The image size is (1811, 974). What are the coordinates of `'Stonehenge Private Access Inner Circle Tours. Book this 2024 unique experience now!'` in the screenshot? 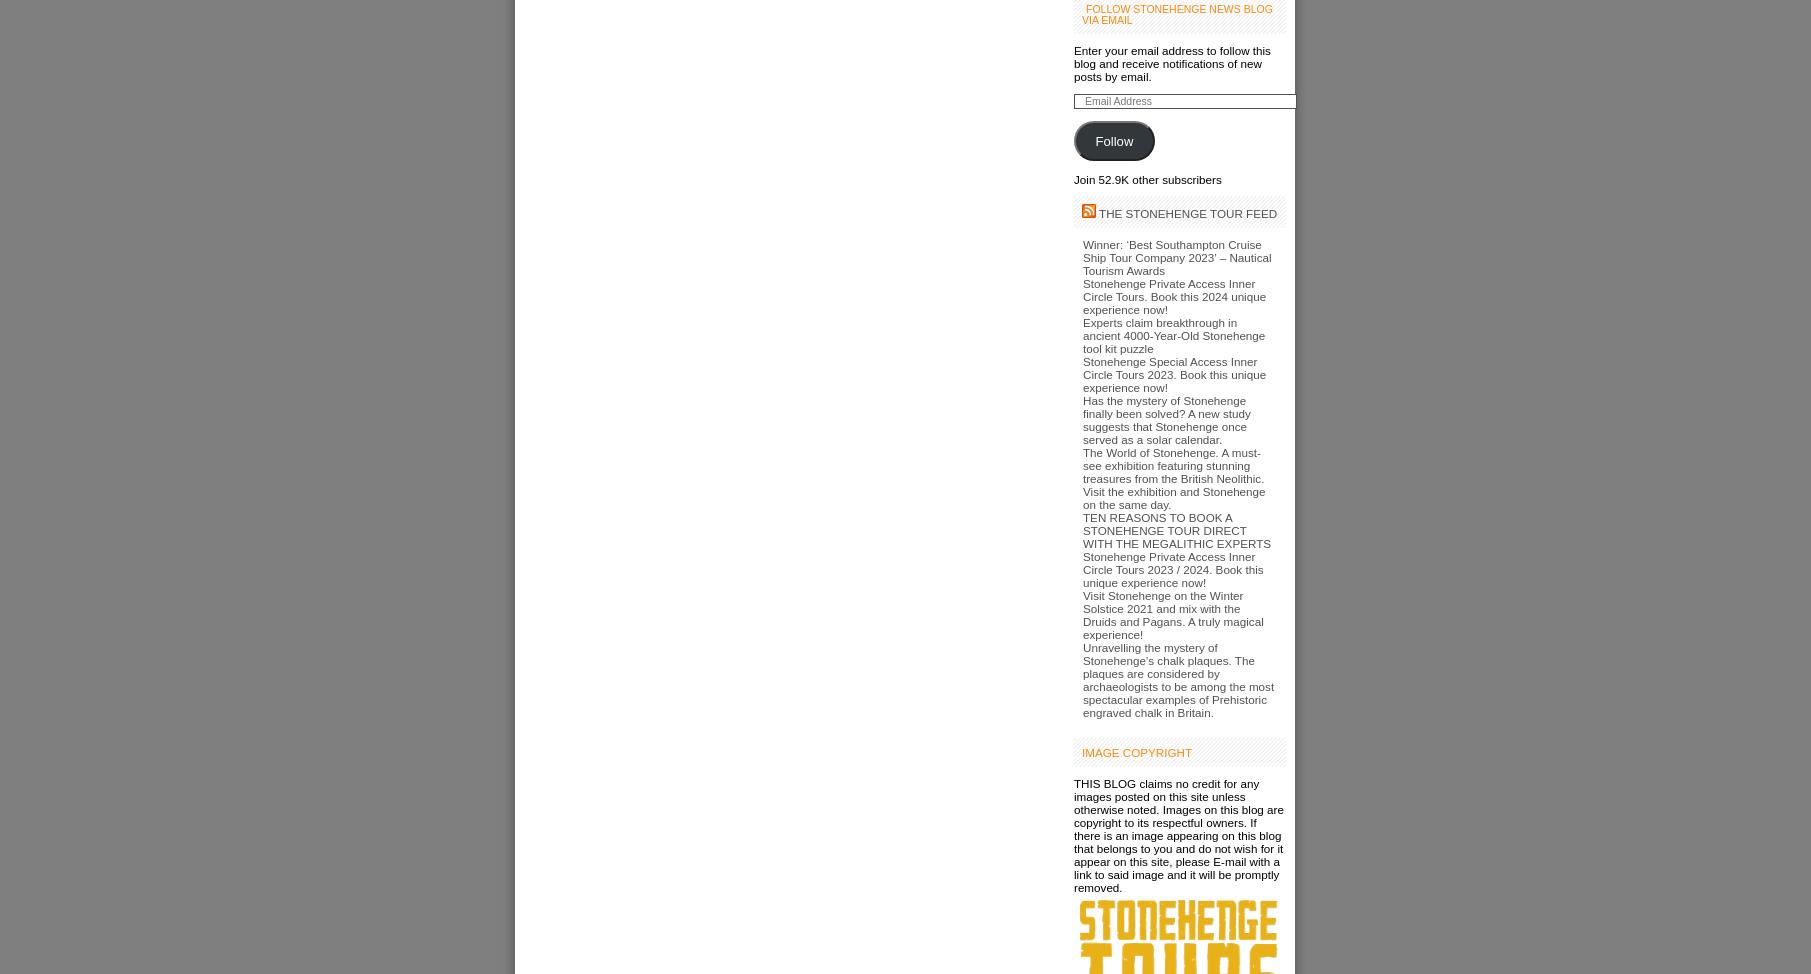 It's located at (1173, 295).